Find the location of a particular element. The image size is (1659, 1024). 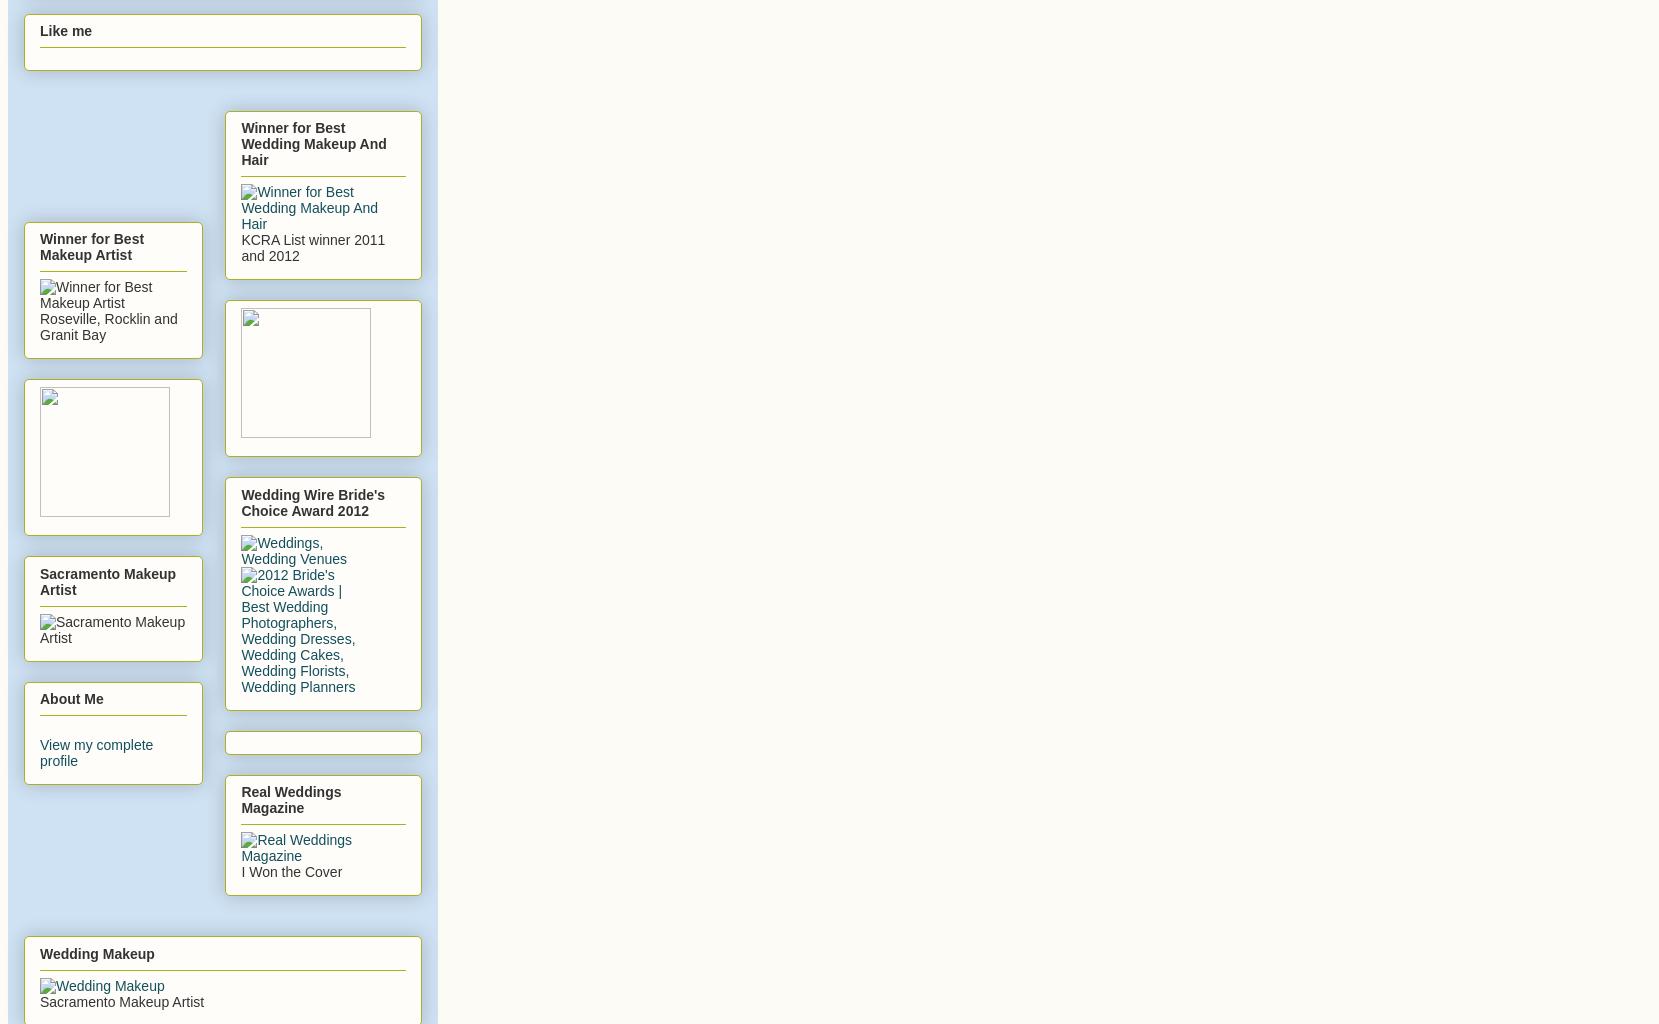

'Winner for Best Makeup Artist' is located at coordinates (91, 245).